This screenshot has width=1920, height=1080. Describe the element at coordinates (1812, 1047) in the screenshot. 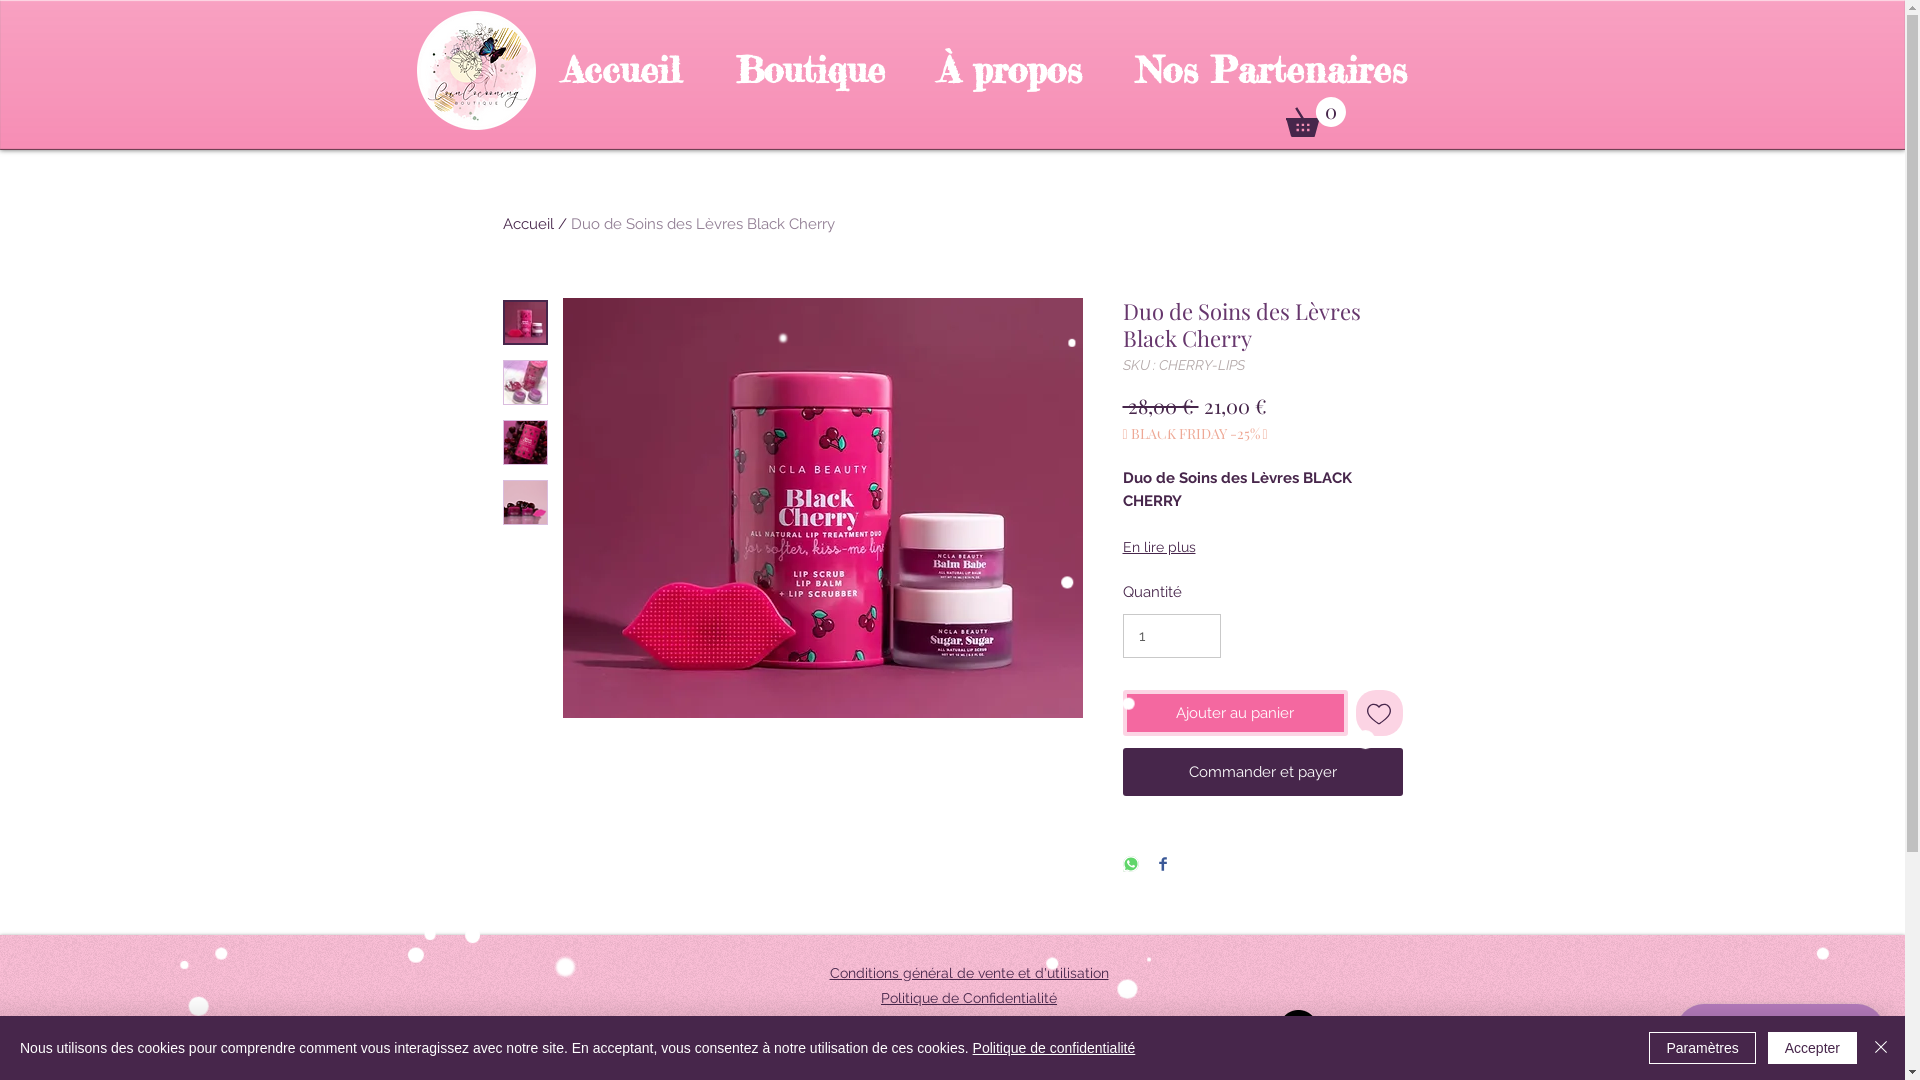

I see `'Accepter'` at that location.